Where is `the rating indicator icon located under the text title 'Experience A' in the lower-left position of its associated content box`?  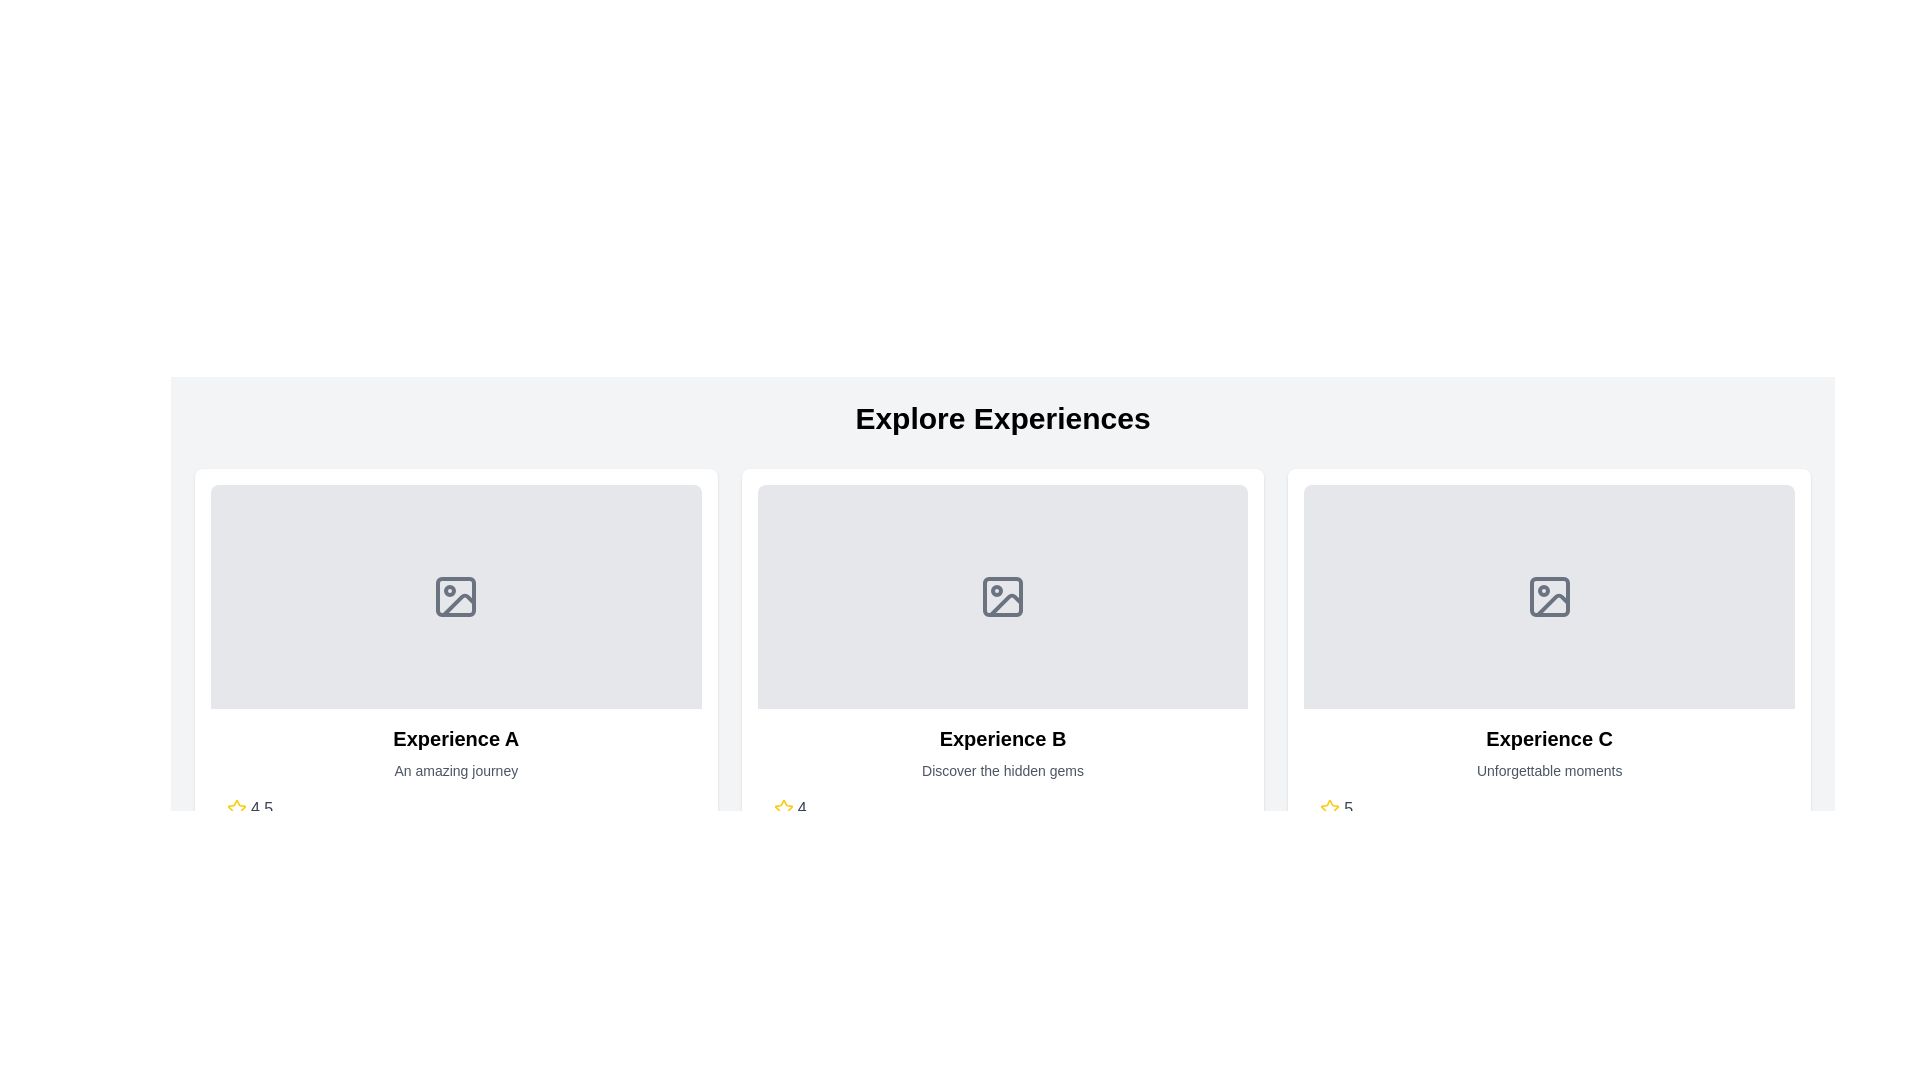 the rating indicator icon located under the text title 'Experience A' in the lower-left position of its associated content box is located at coordinates (782, 807).